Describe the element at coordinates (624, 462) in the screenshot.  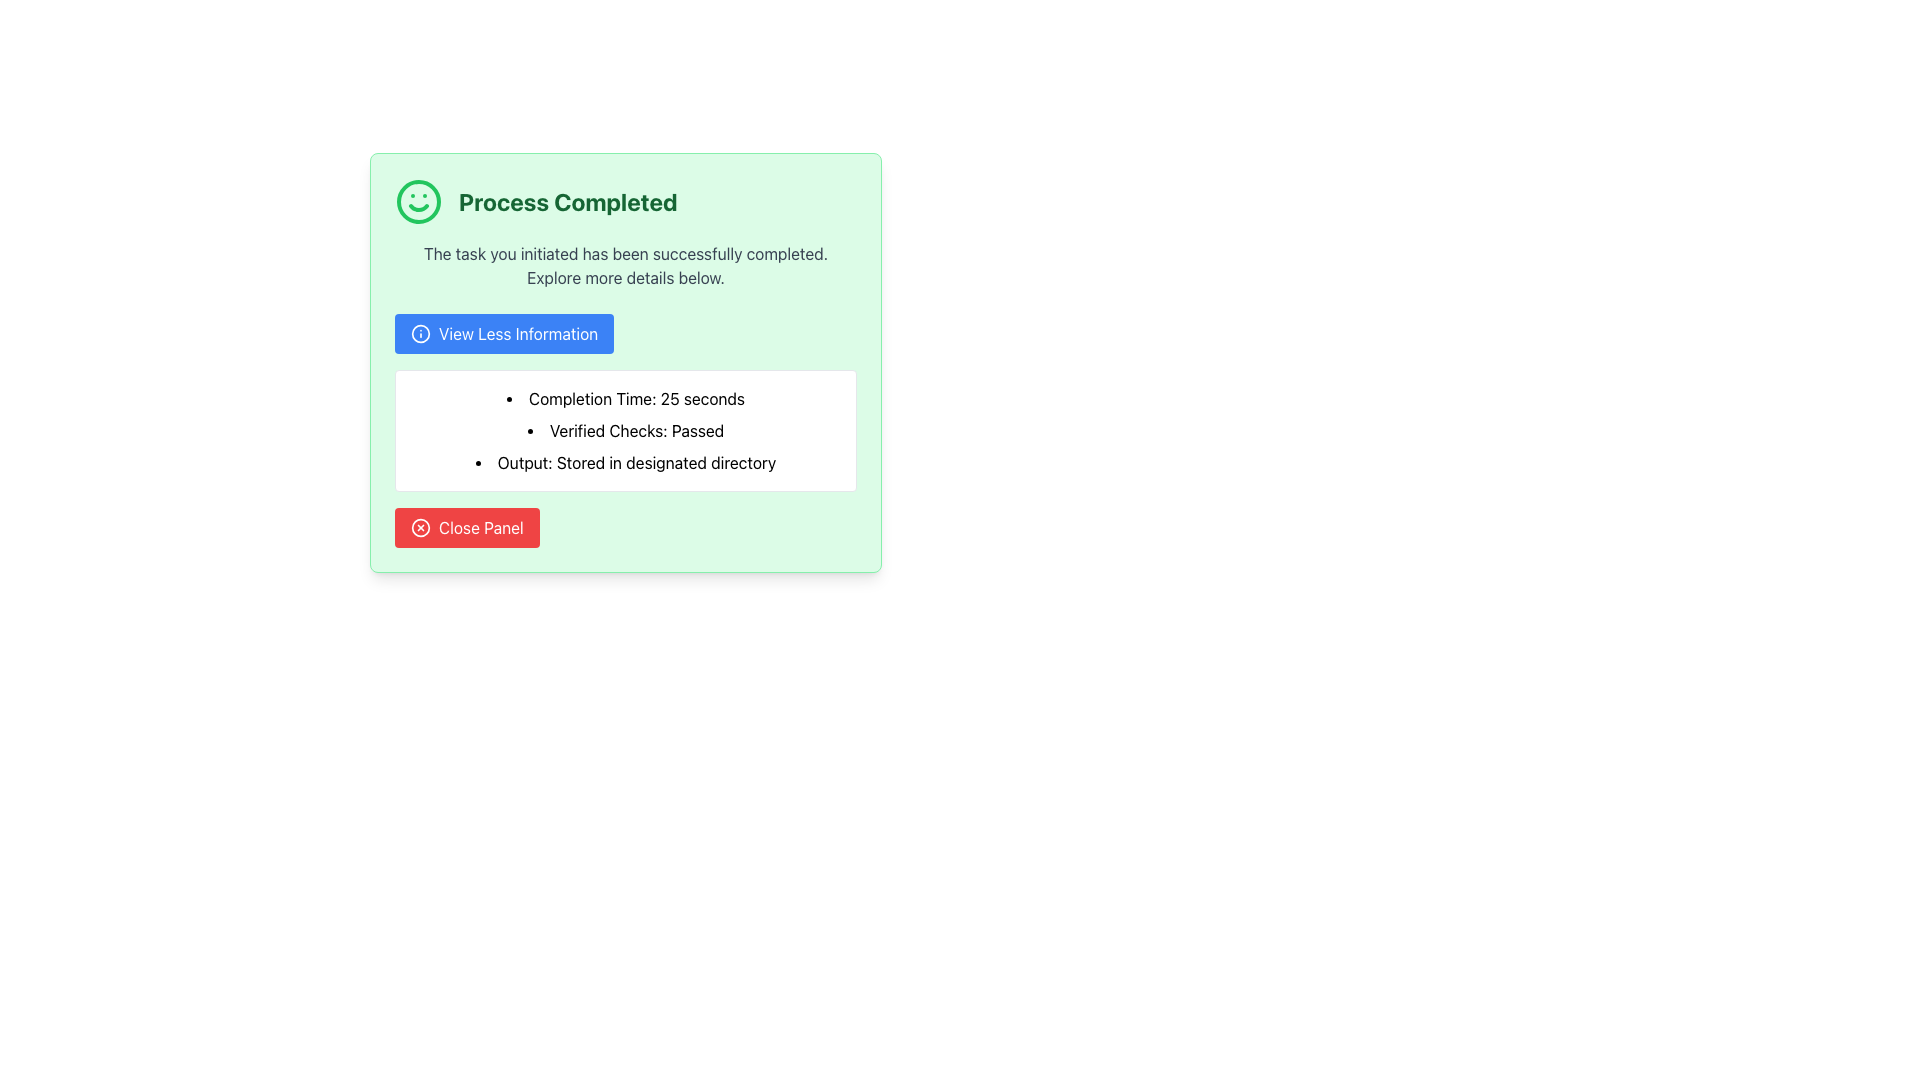
I see `the text element displaying 'Output: Stored in designated directory', which is the last item in the bullet point list under the 'Process Completed' section` at that location.